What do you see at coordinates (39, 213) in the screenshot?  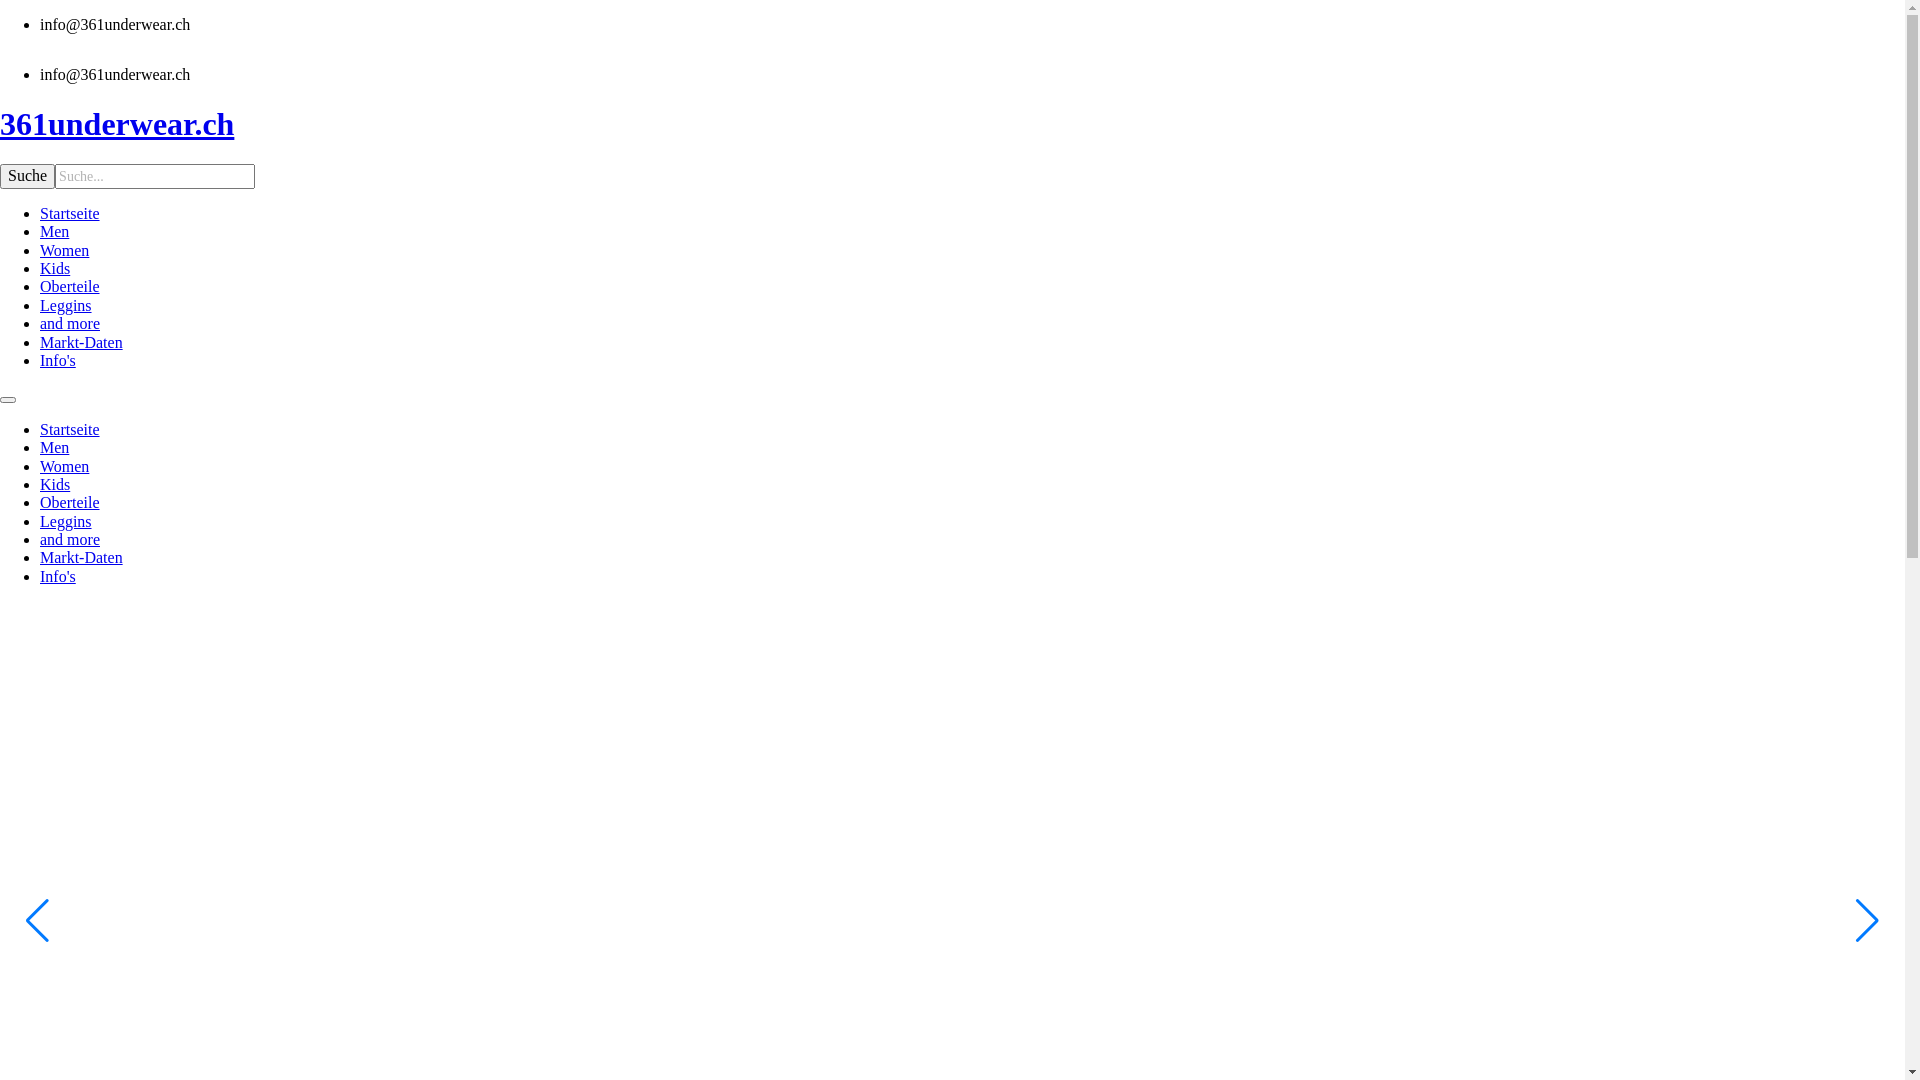 I see `'Startseite'` at bounding box center [39, 213].